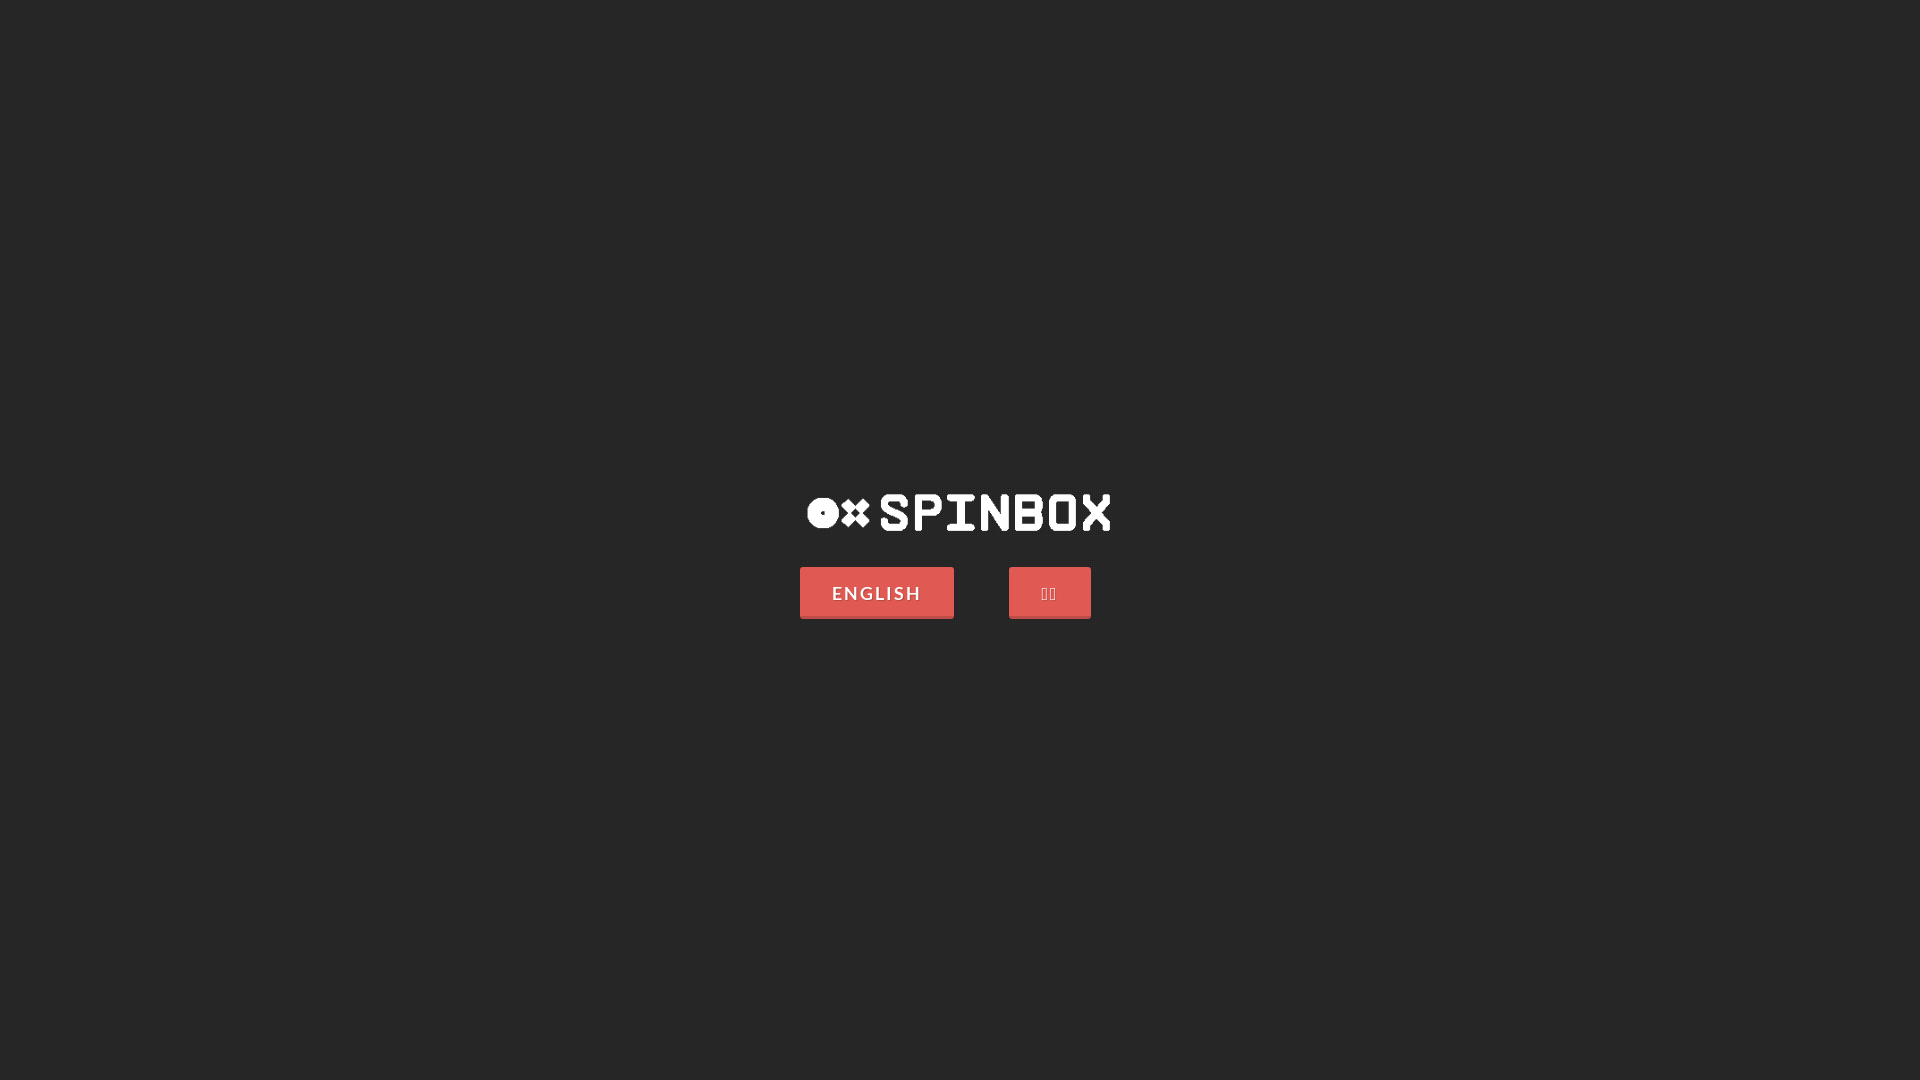 The height and width of the screenshot is (1080, 1920). I want to click on 'ENGLISH', so click(800, 592).